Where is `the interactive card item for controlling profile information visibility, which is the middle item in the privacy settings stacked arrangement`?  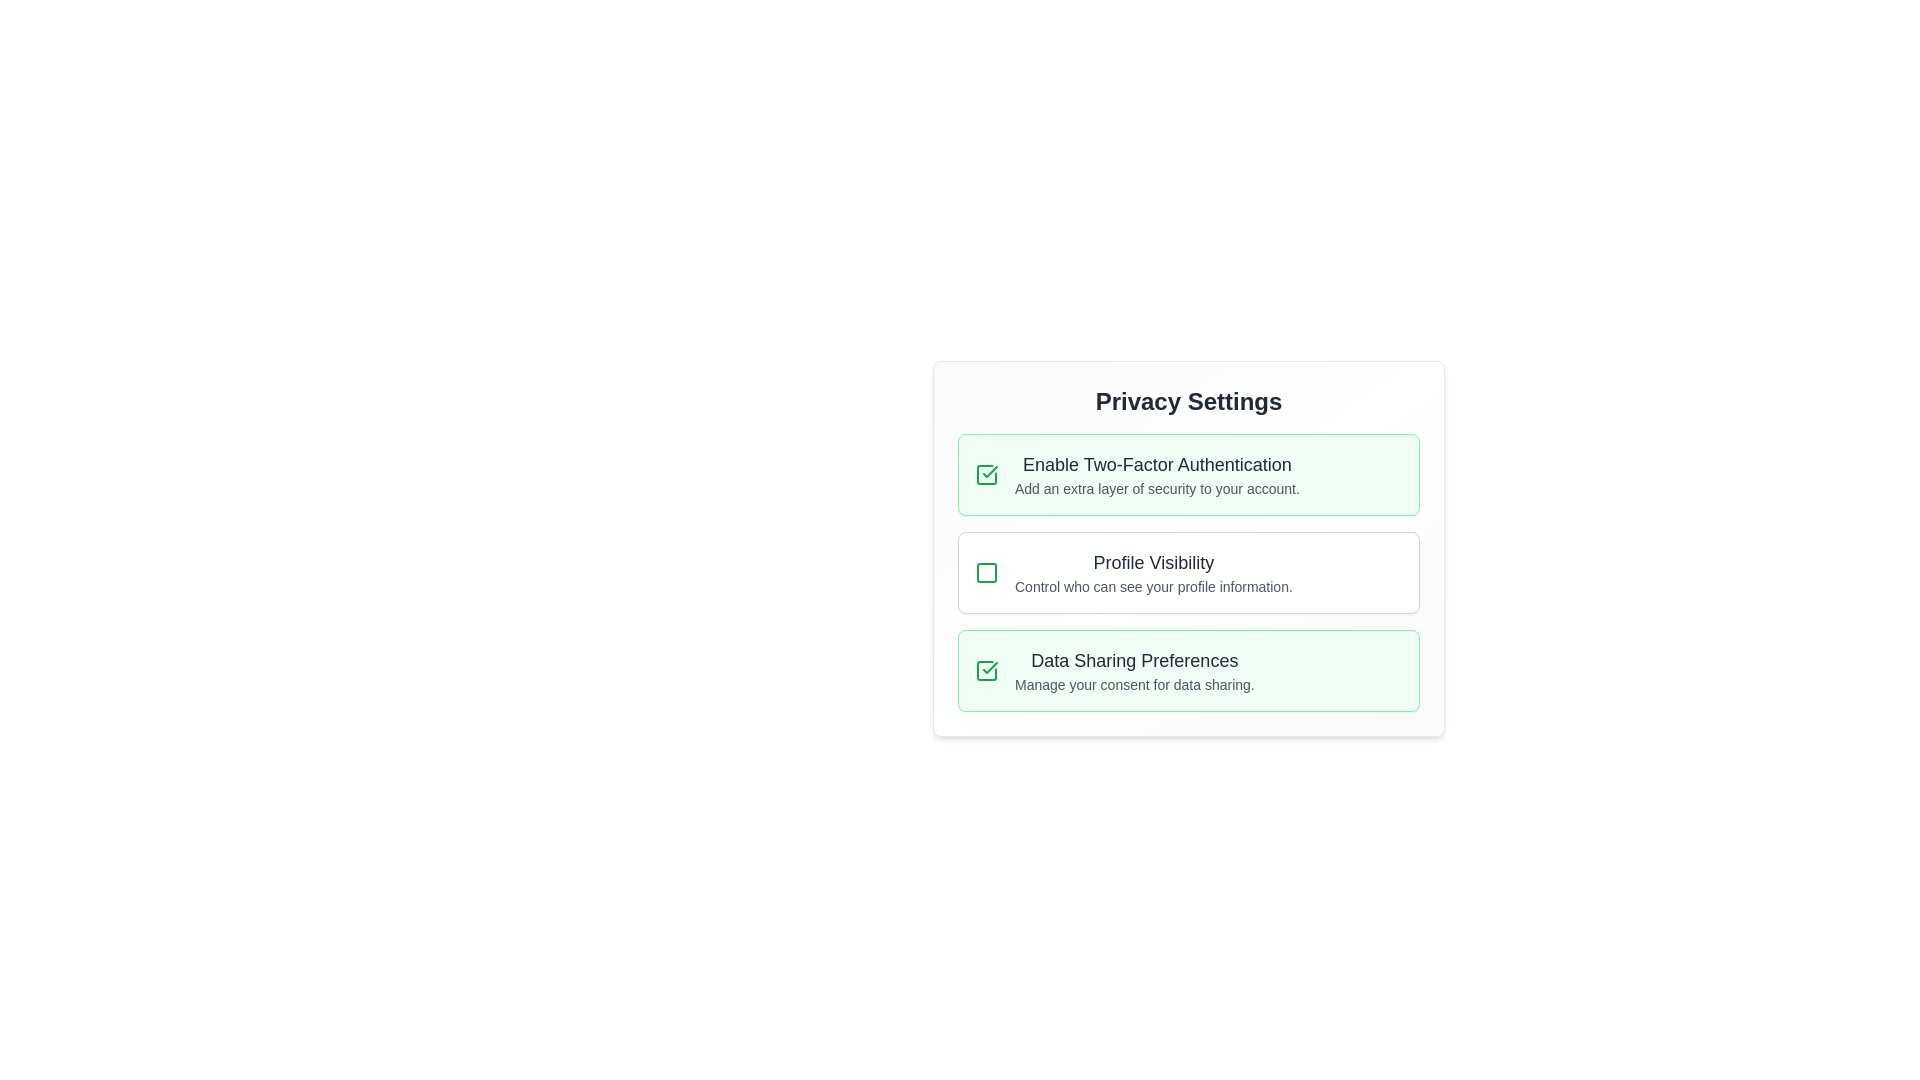 the interactive card item for controlling profile information visibility, which is the middle item in the privacy settings stacked arrangement is located at coordinates (1189, 573).